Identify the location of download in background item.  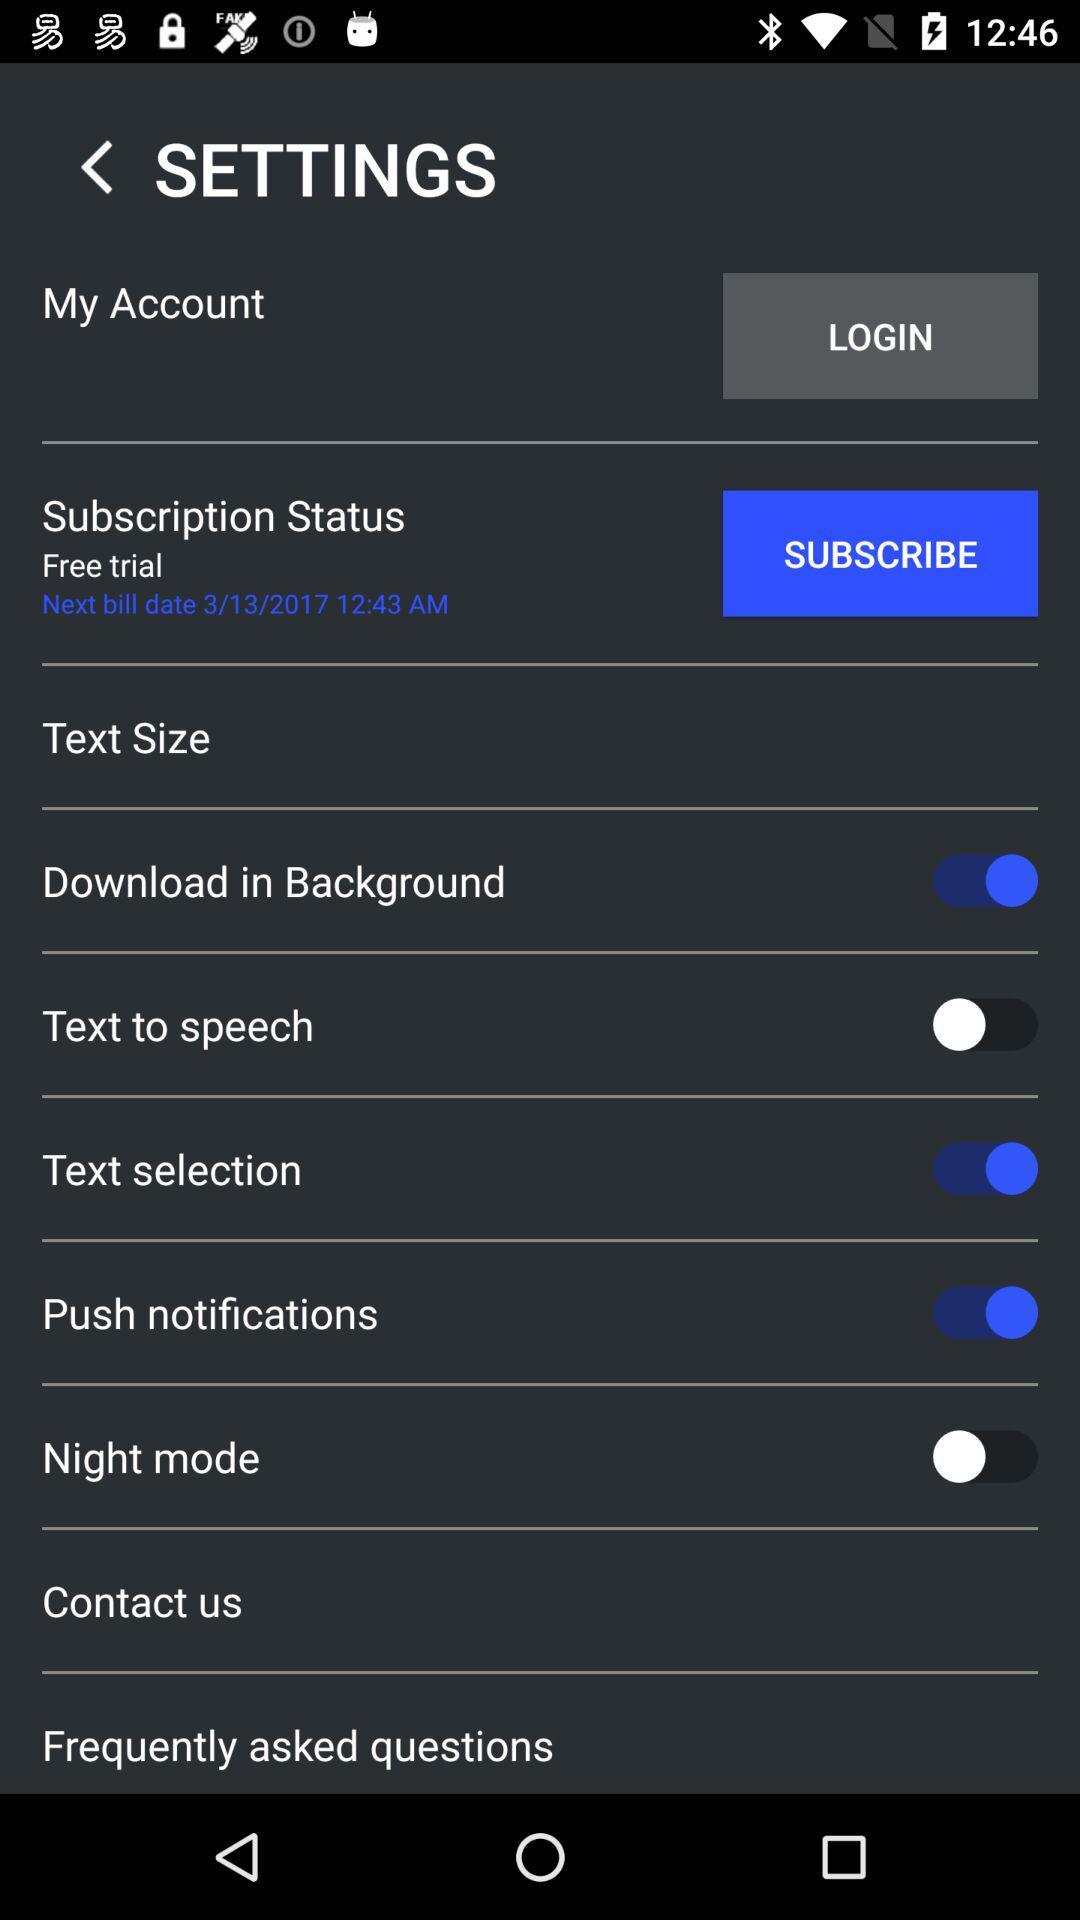
(540, 880).